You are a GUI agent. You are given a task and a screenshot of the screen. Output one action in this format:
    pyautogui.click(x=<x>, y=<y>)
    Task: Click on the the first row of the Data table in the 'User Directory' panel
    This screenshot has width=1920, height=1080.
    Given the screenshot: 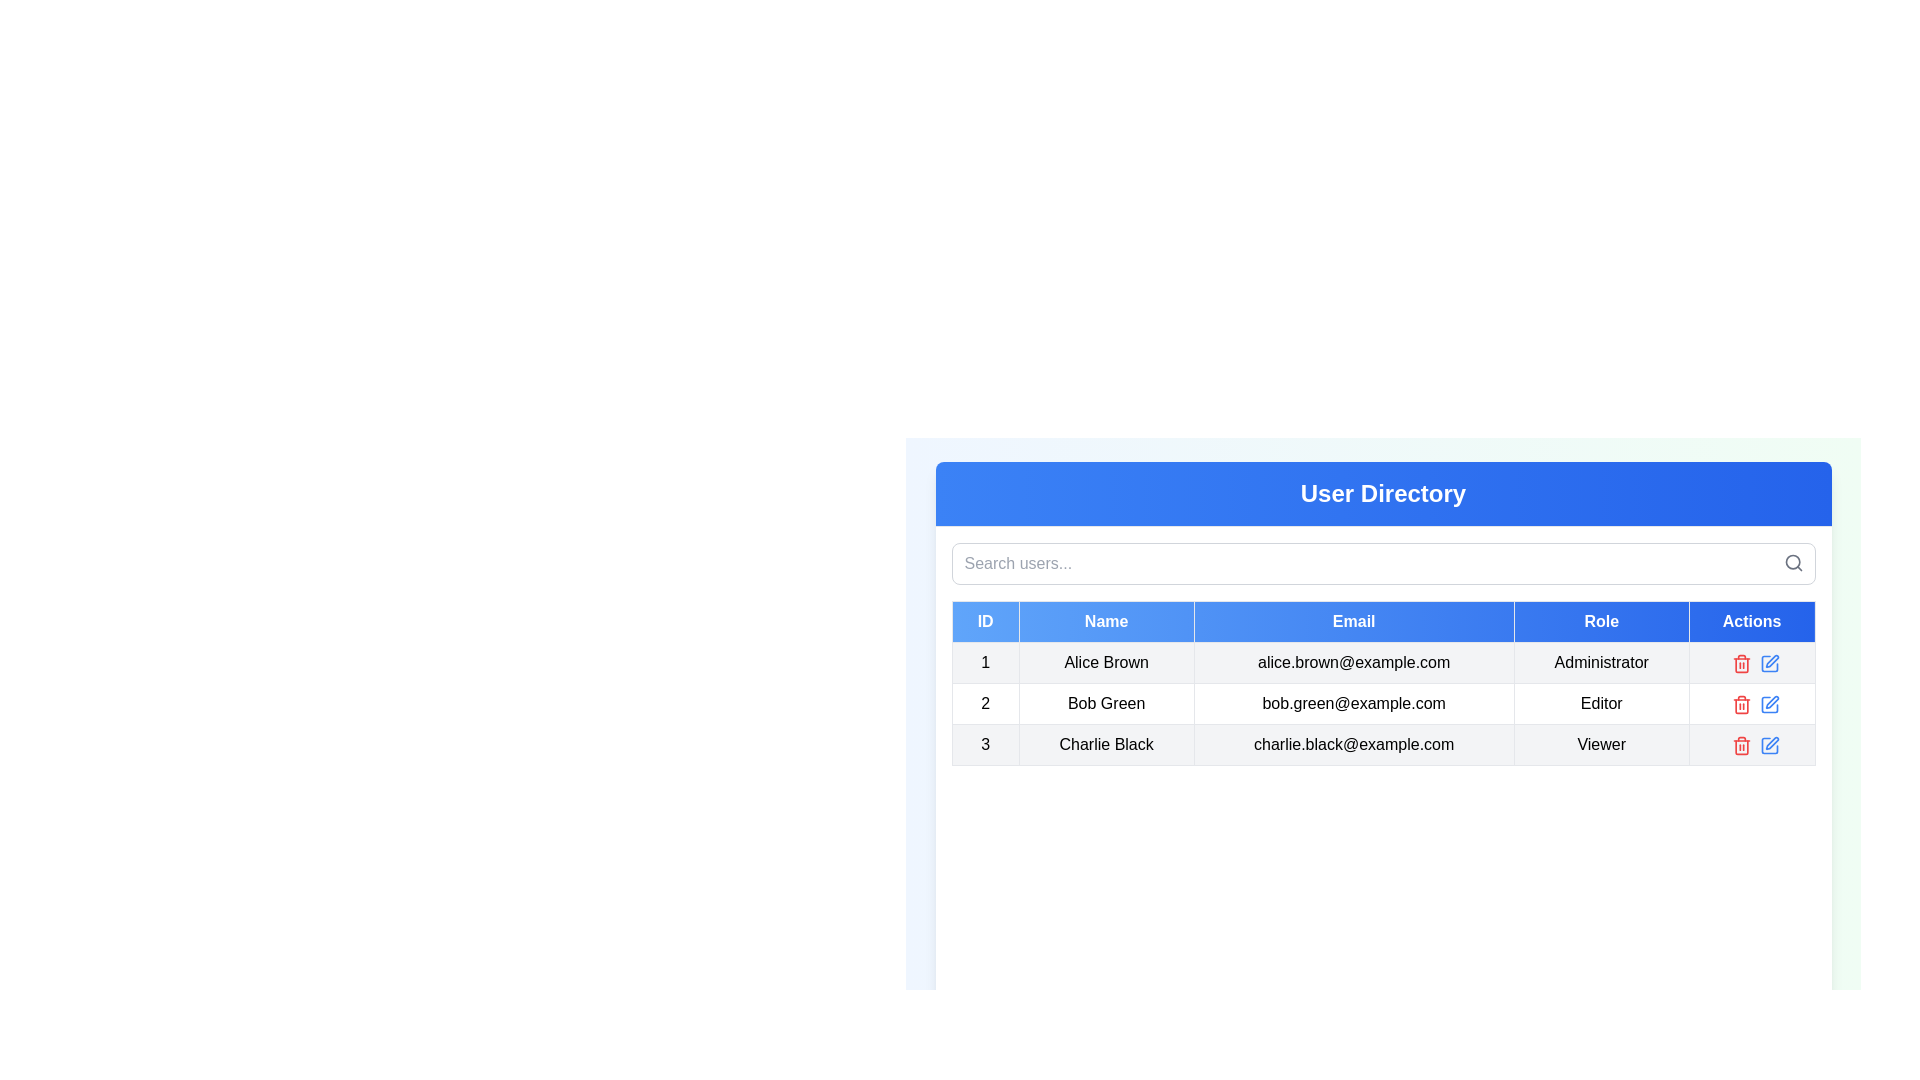 What is the action you would take?
    pyautogui.click(x=1382, y=654)
    